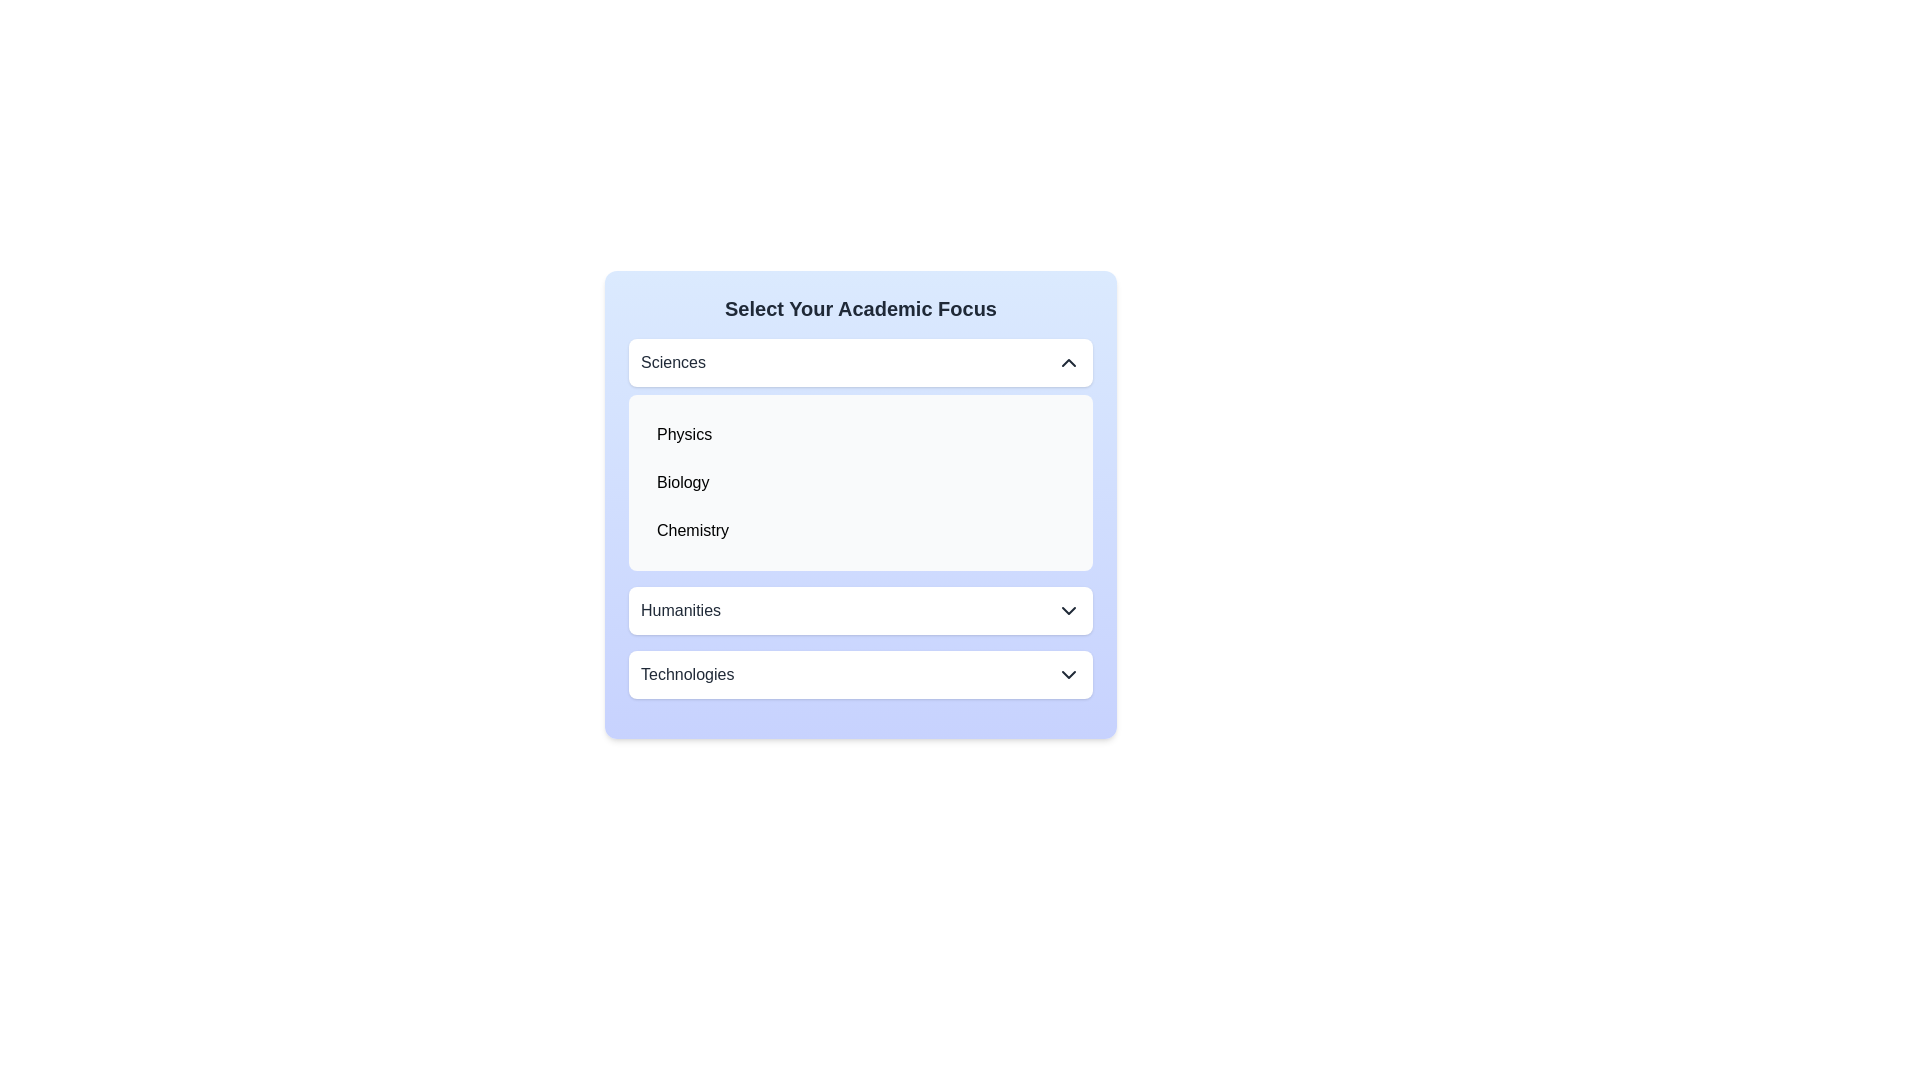 The image size is (1920, 1080). I want to click on the text label displaying 'Physics' in the selectable list under the 'Sciences' category, so click(684, 434).